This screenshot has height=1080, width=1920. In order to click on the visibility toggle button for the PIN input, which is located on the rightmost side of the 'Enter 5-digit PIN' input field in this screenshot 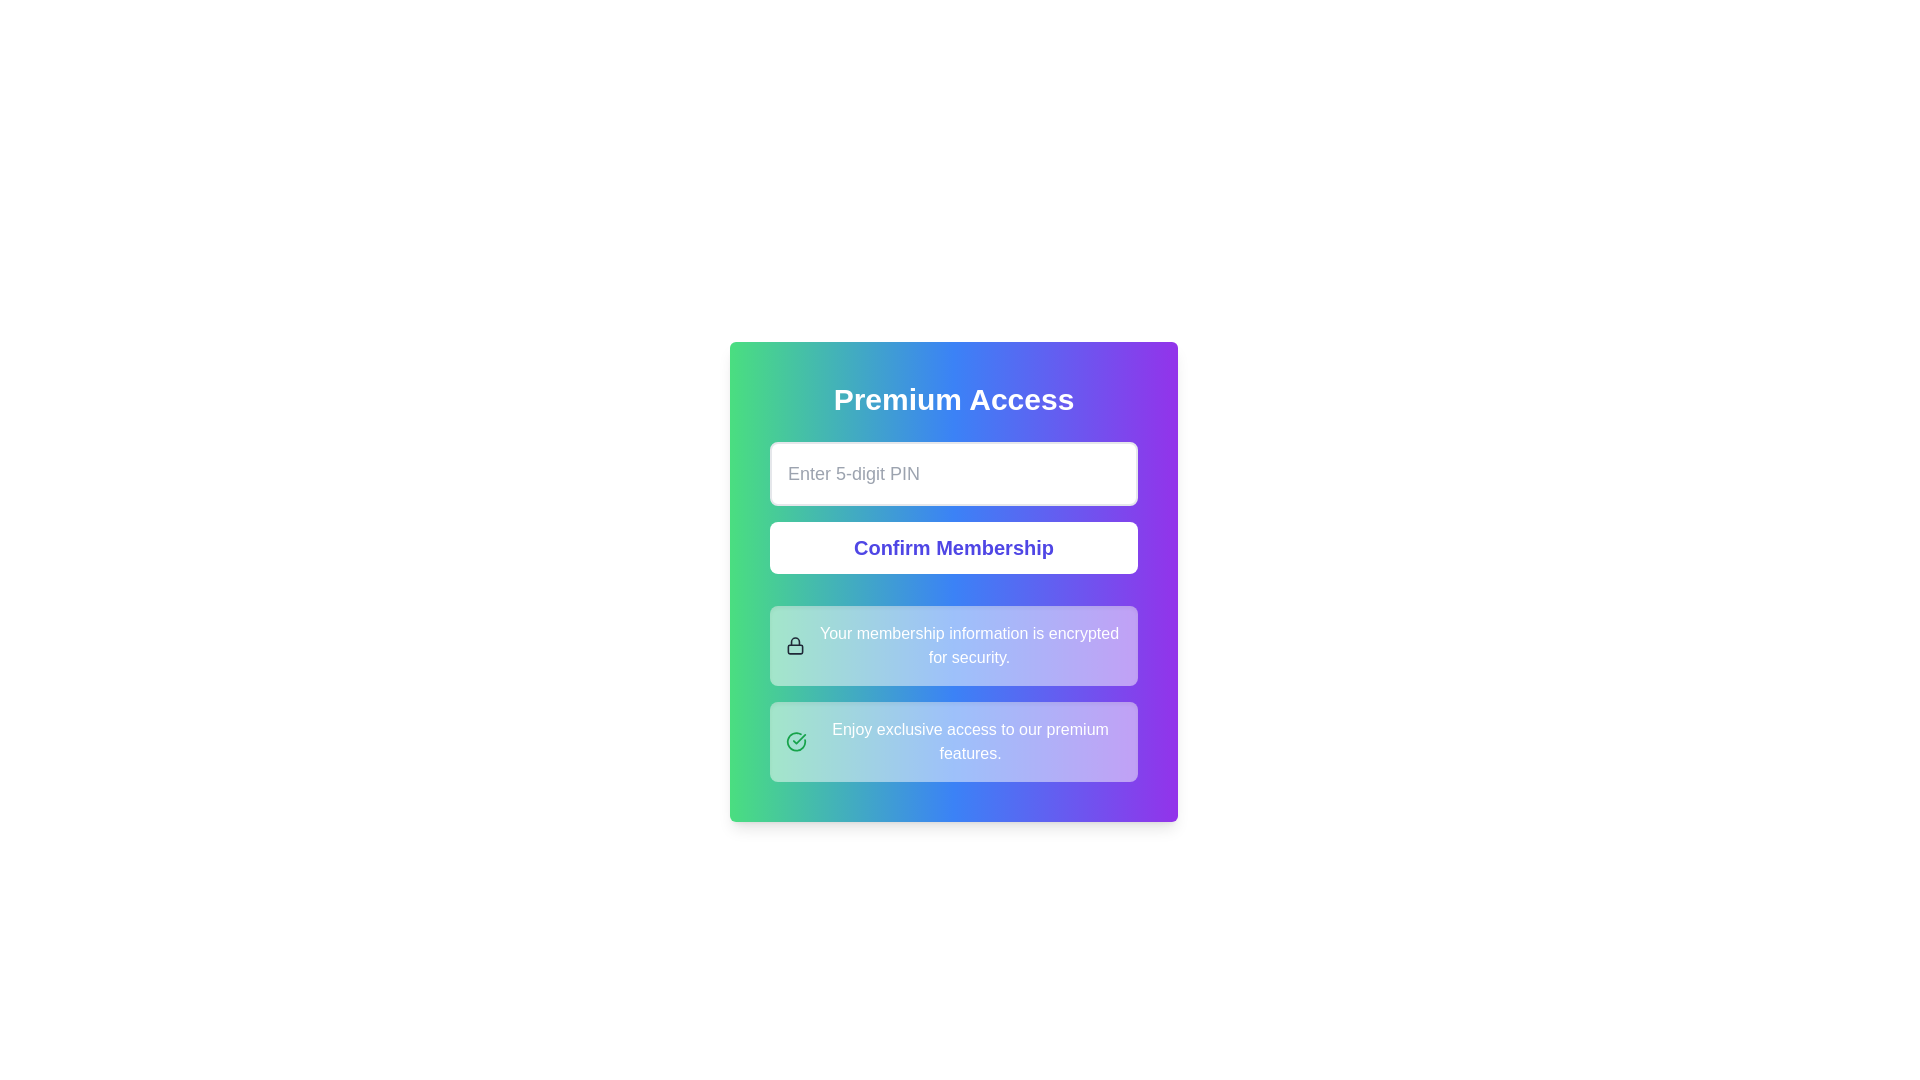, I will do `click(1108, 474)`.